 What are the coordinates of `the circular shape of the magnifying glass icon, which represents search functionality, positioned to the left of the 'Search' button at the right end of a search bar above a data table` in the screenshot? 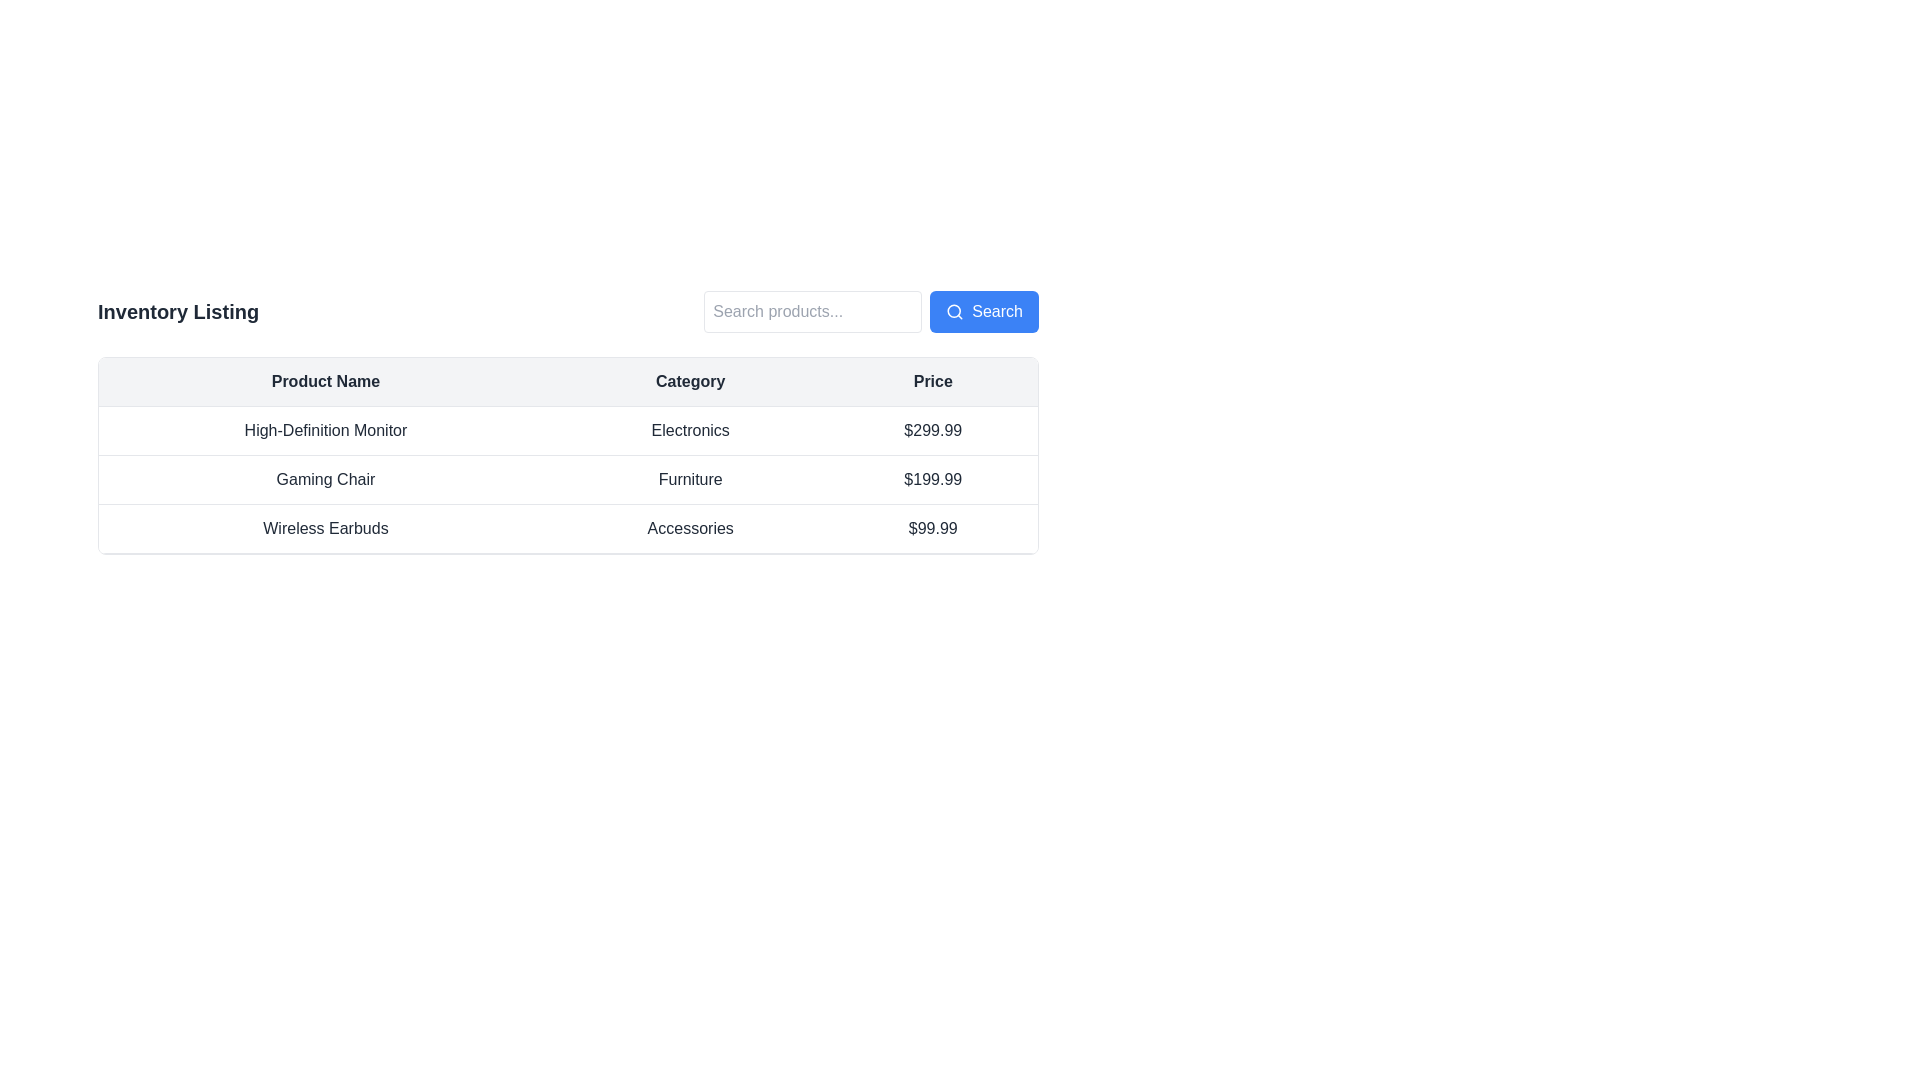 It's located at (953, 311).